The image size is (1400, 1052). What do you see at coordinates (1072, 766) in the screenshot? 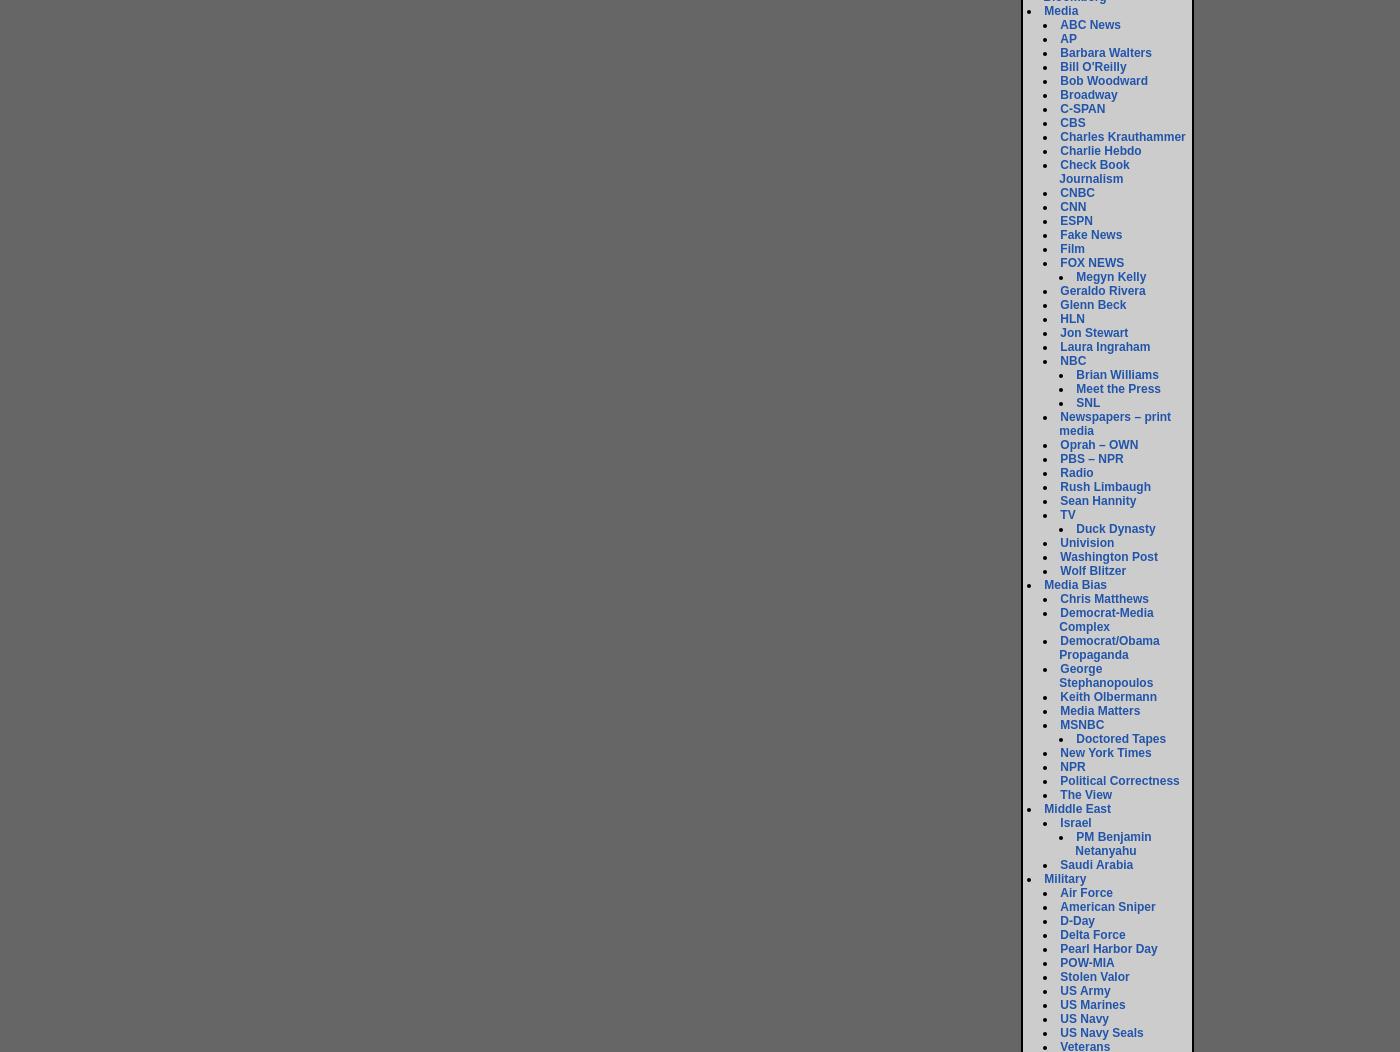
I see `'NPR'` at bounding box center [1072, 766].